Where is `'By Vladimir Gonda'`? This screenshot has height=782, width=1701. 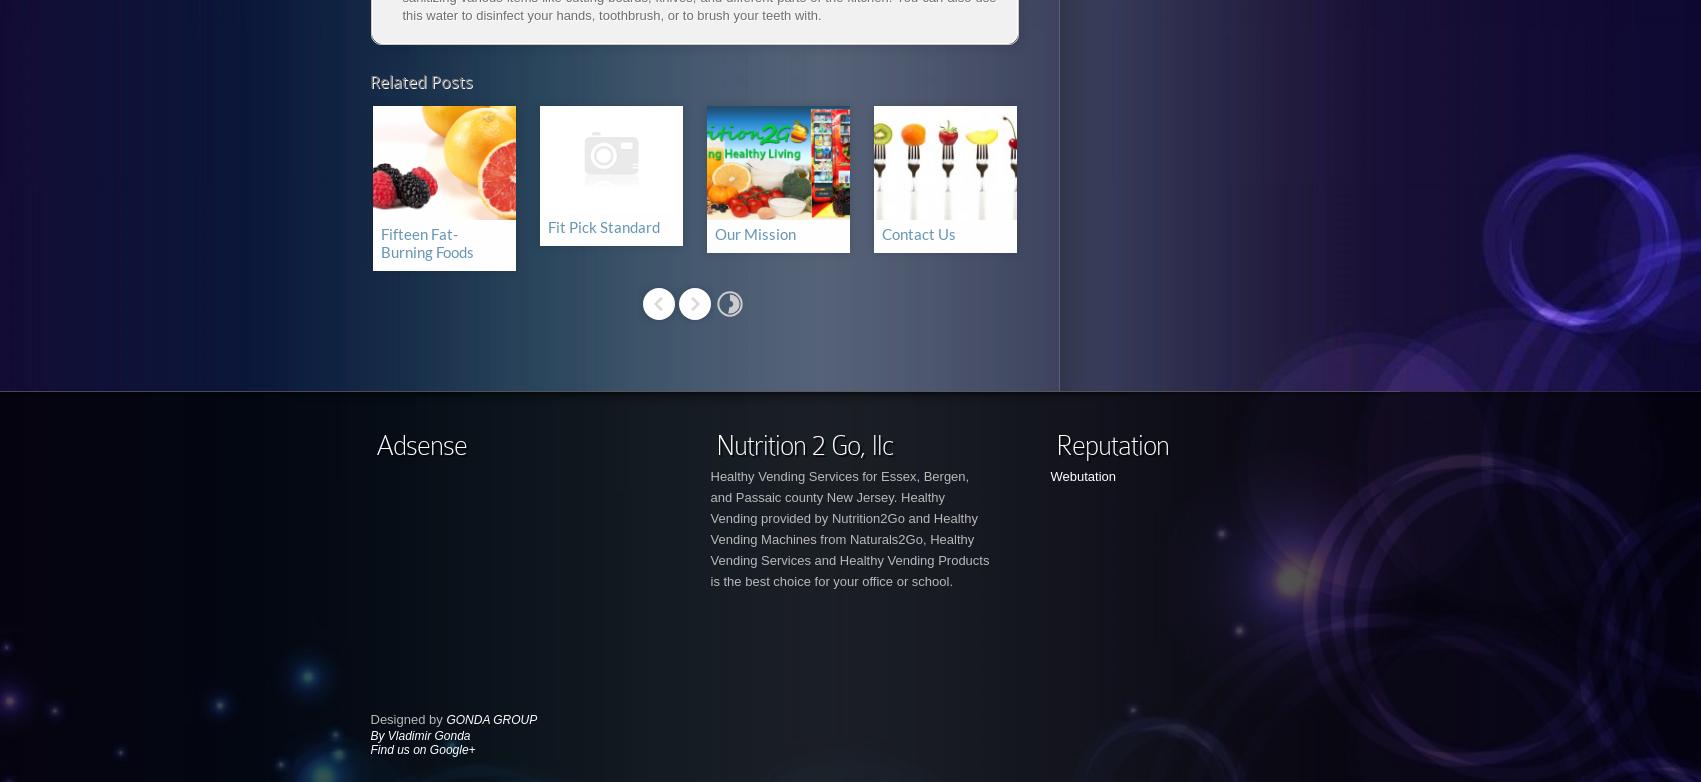
'By Vladimir Gonda' is located at coordinates (418, 735).